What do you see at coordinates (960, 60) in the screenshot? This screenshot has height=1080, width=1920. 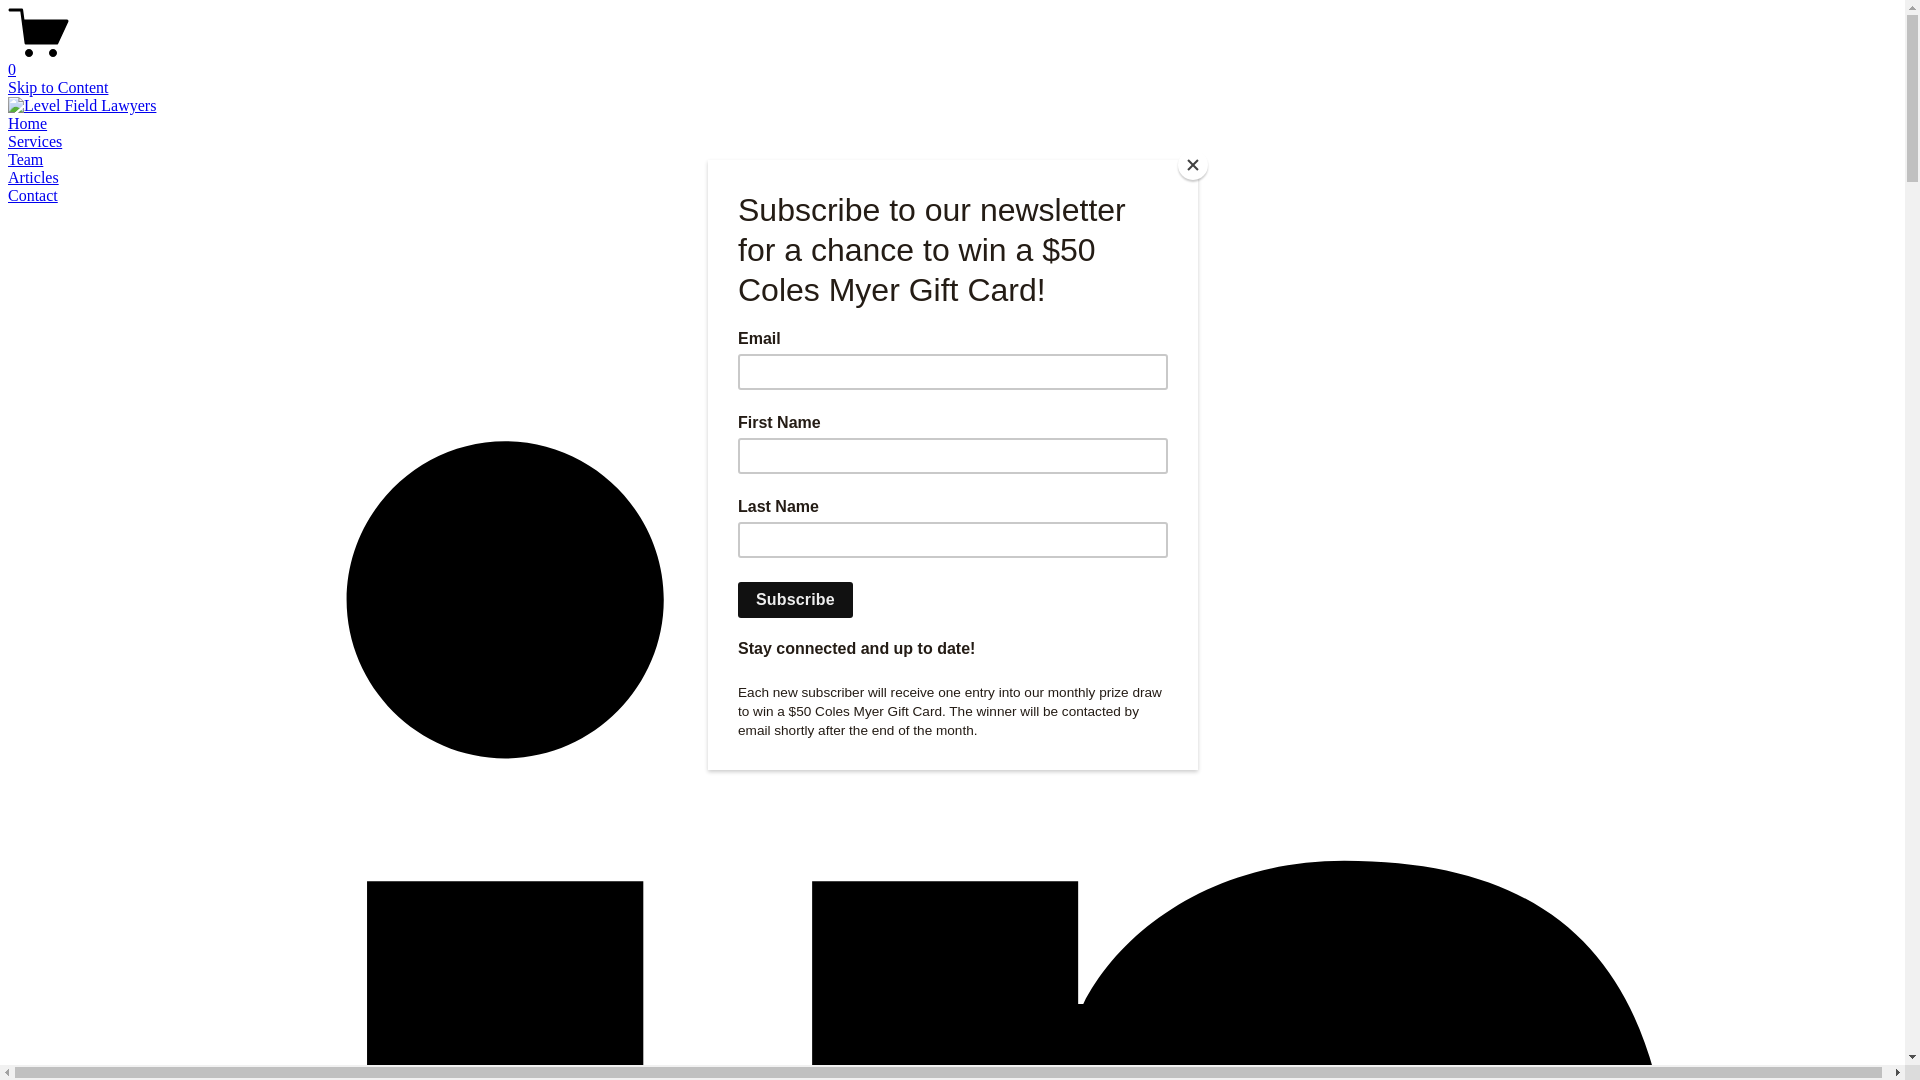 I see `'0'` at bounding box center [960, 60].